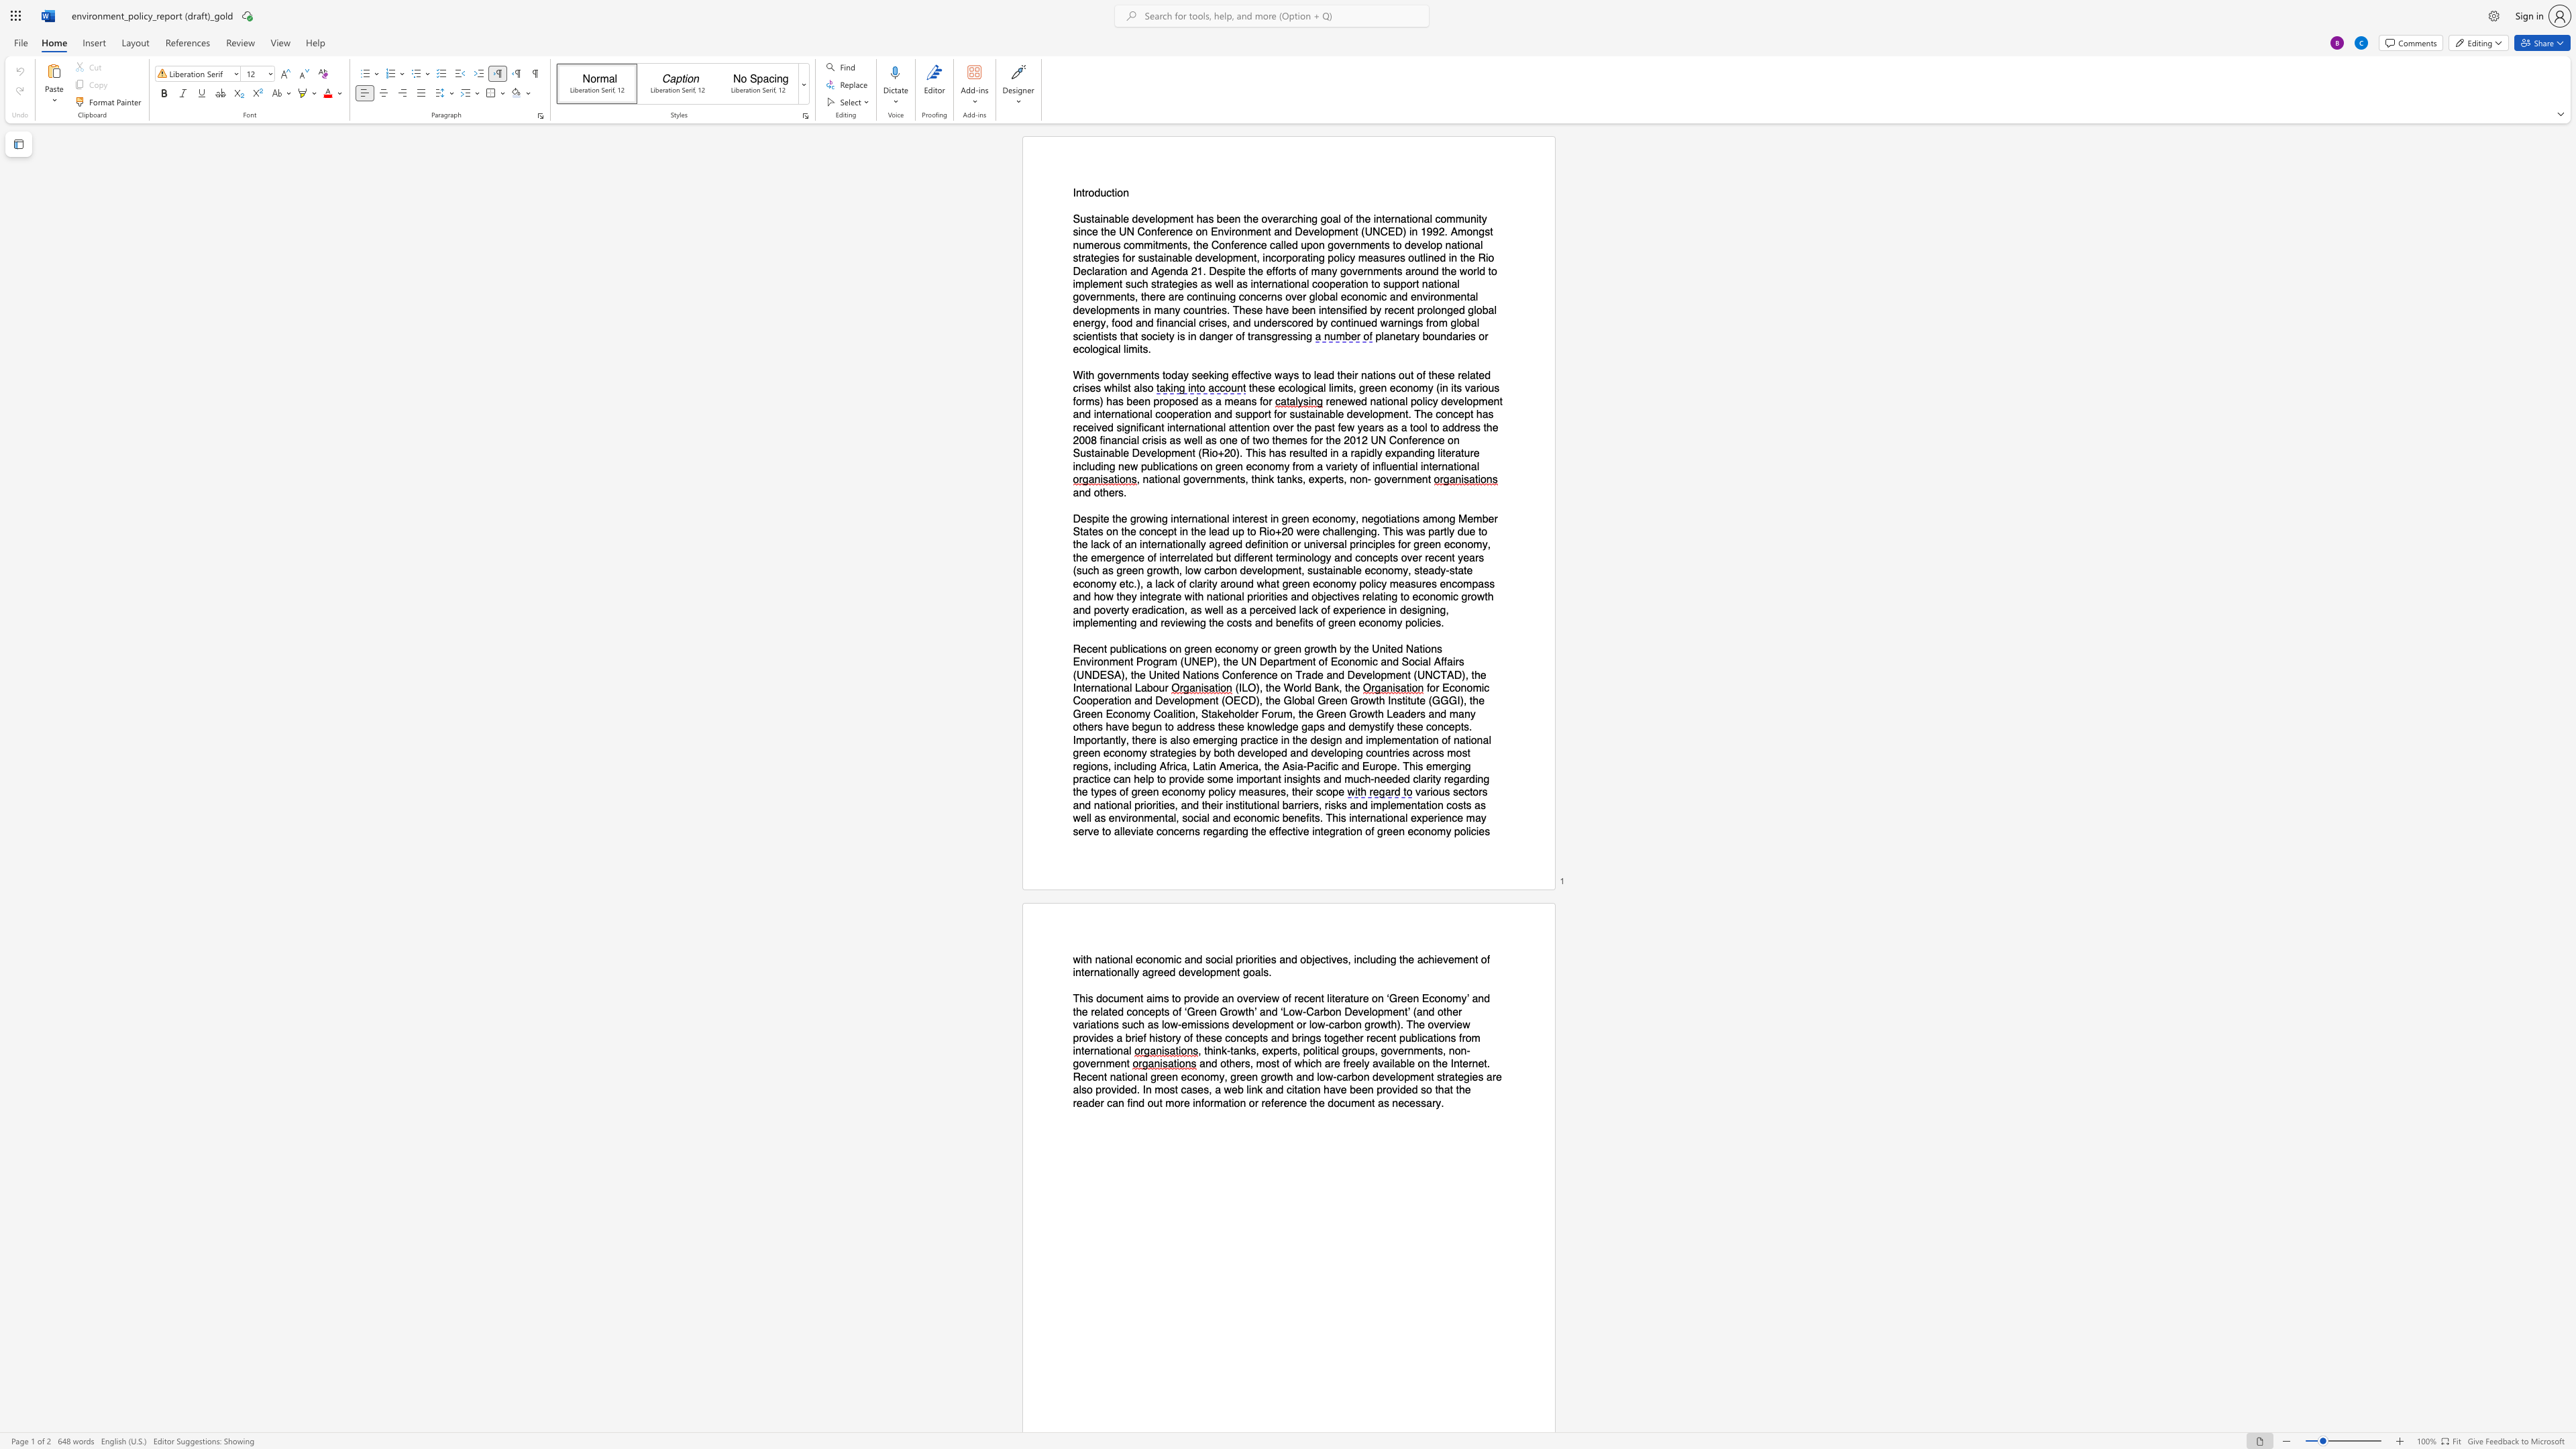 Image resolution: width=2576 pixels, height=1449 pixels. What do you see at coordinates (1232, 662) in the screenshot?
I see `the subset text "e UN Department of Economic and Social Affairs (UNDESA), the Un" within the text "Recent publications on green economy or green growth by the United Nations Environment Program (UNEP), the UN Department of Economic and Social Affairs (UNDESA), the United Nations Conference on Trade and Development (UNCTAD), the International Labour"` at bounding box center [1232, 662].